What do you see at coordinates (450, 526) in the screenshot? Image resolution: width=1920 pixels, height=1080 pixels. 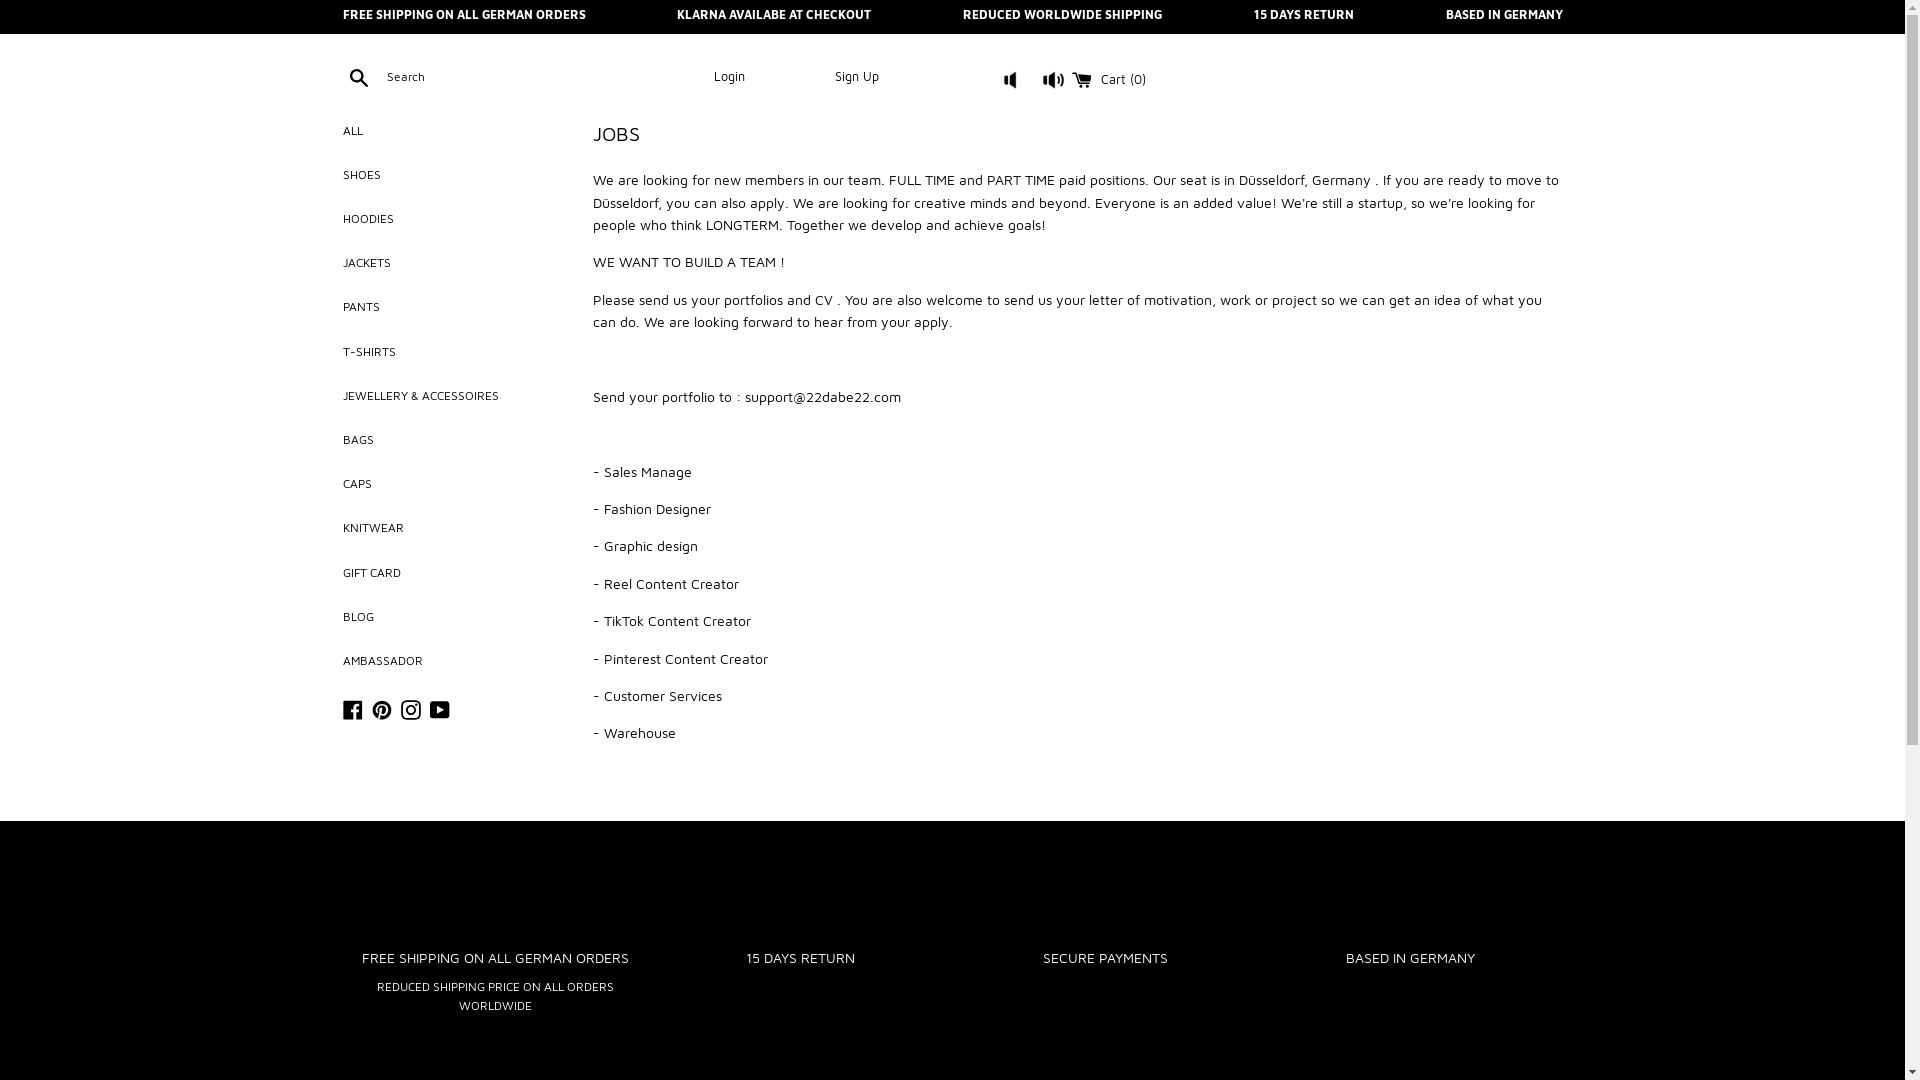 I see `'KNITWEAR'` at bounding box center [450, 526].